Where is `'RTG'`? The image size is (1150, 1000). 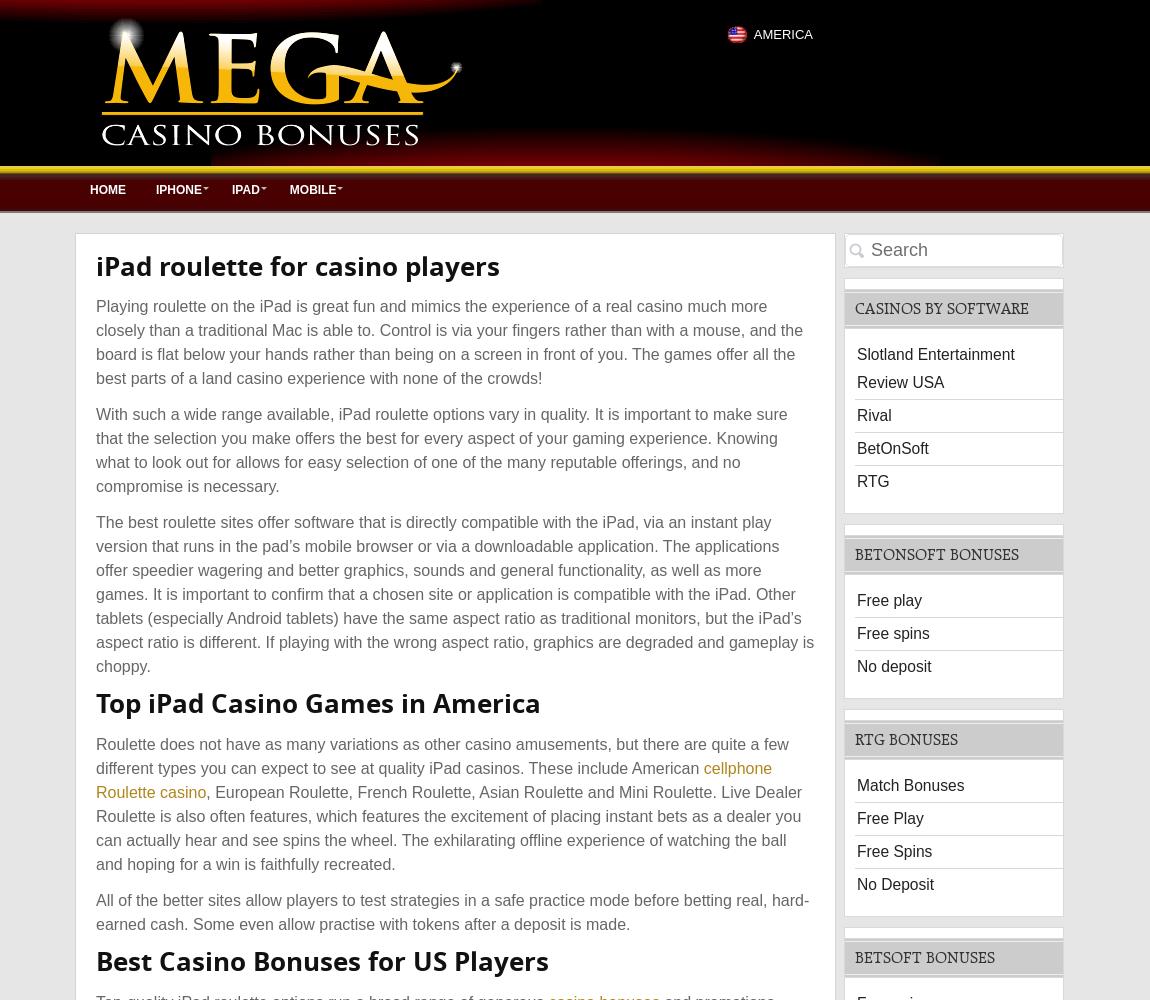
'RTG' is located at coordinates (872, 479).